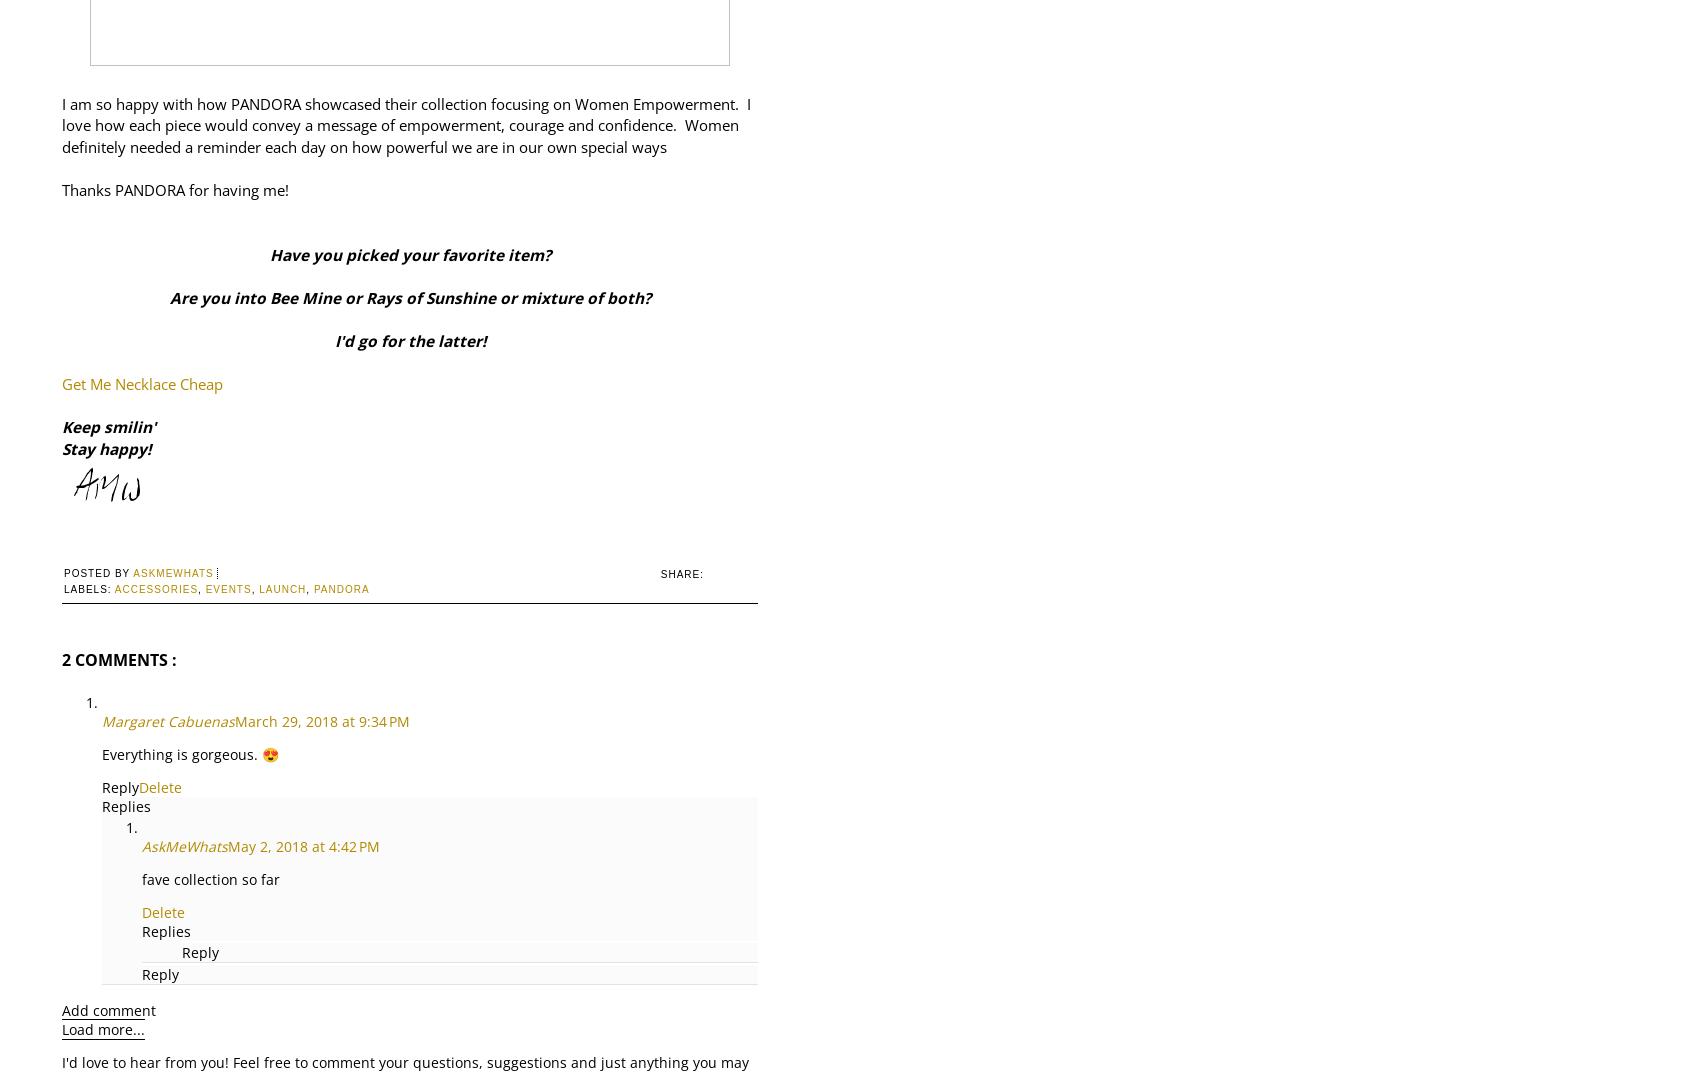 The width and height of the screenshot is (1700, 1075). What do you see at coordinates (405, 124) in the screenshot?
I see `'I am so happy with how PANDORA showcased their collection focusing on Women Empowerment.  I love how each piece would convey a message of empowerment, courage and confidence.  Women definitely needed a reminder each day on how powerful we are in our own special ways'` at bounding box center [405, 124].